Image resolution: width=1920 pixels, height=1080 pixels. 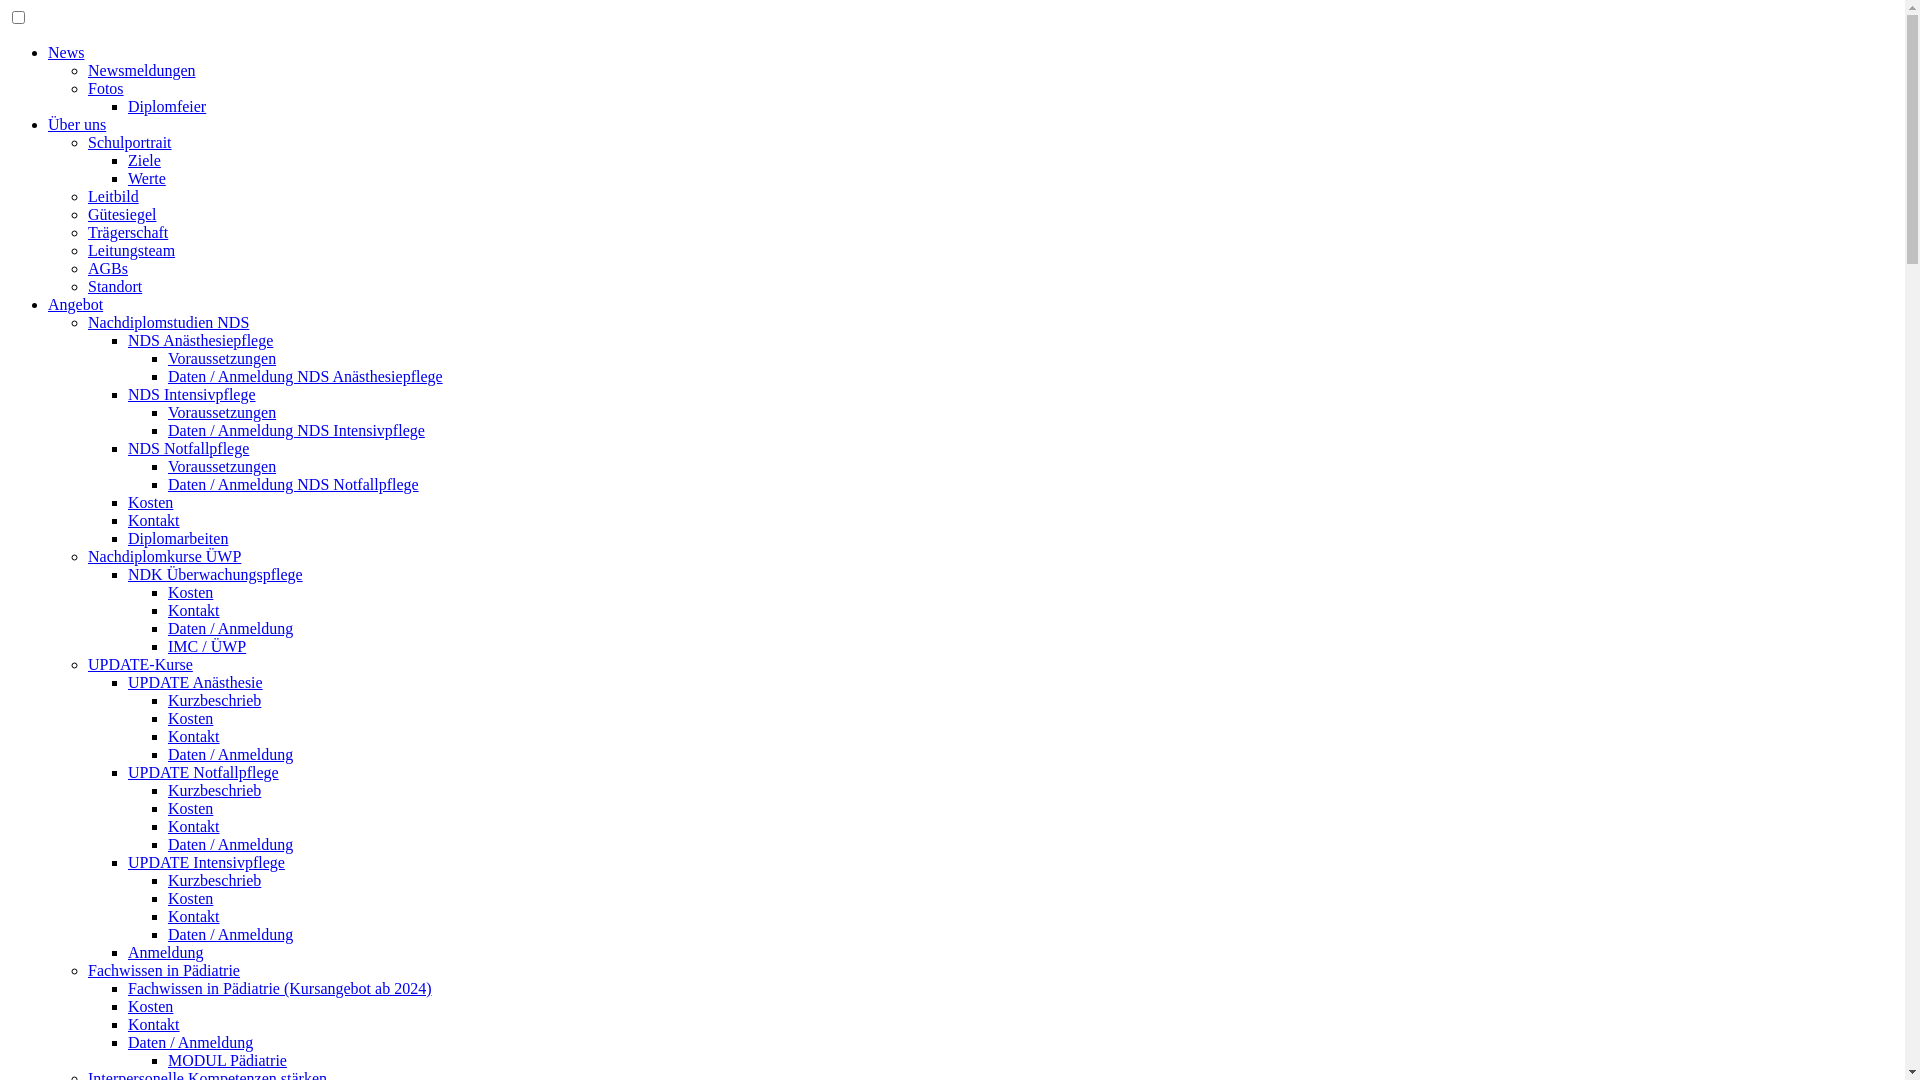 What do you see at coordinates (168, 321) in the screenshot?
I see `'Nachdiplomstudien NDS'` at bounding box center [168, 321].